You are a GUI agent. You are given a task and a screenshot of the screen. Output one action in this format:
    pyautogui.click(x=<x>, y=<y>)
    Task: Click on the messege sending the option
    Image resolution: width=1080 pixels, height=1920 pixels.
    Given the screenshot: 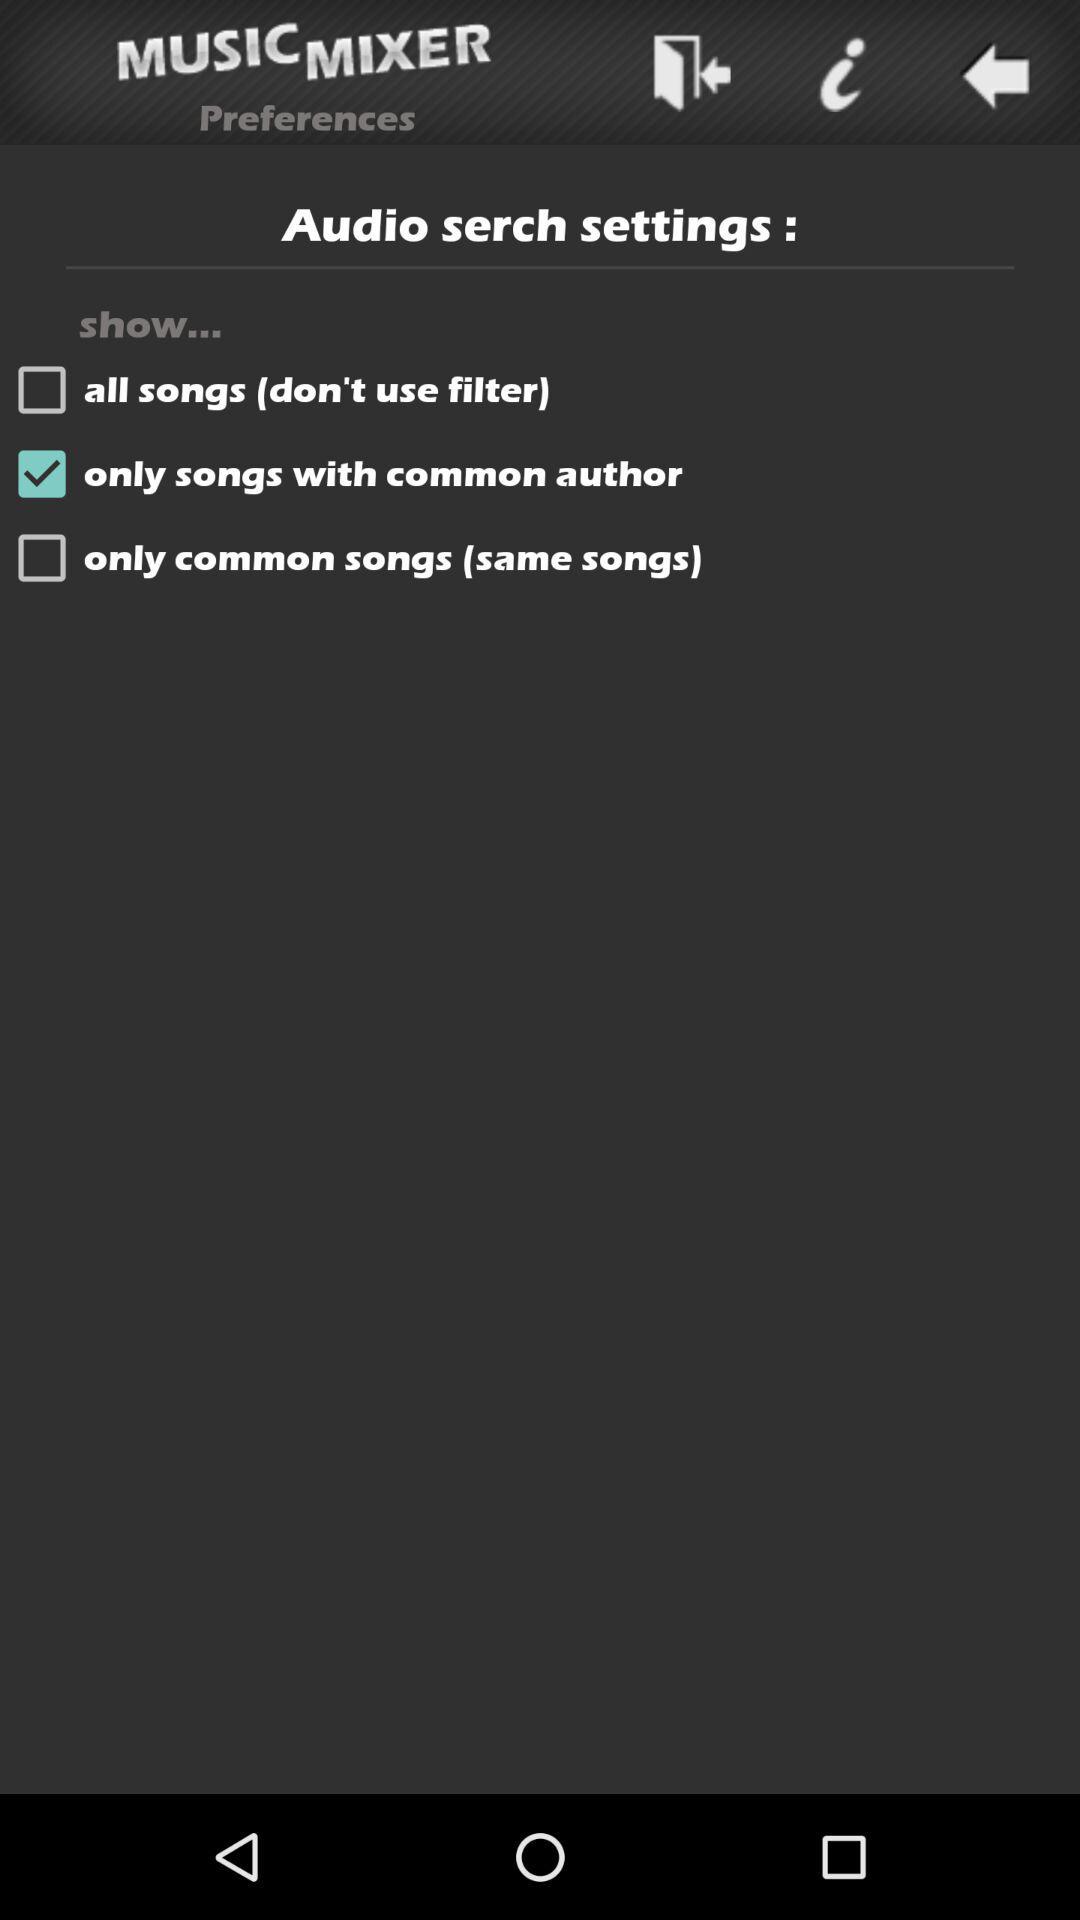 What is the action you would take?
    pyautogui.click(x=690, y=72)
    